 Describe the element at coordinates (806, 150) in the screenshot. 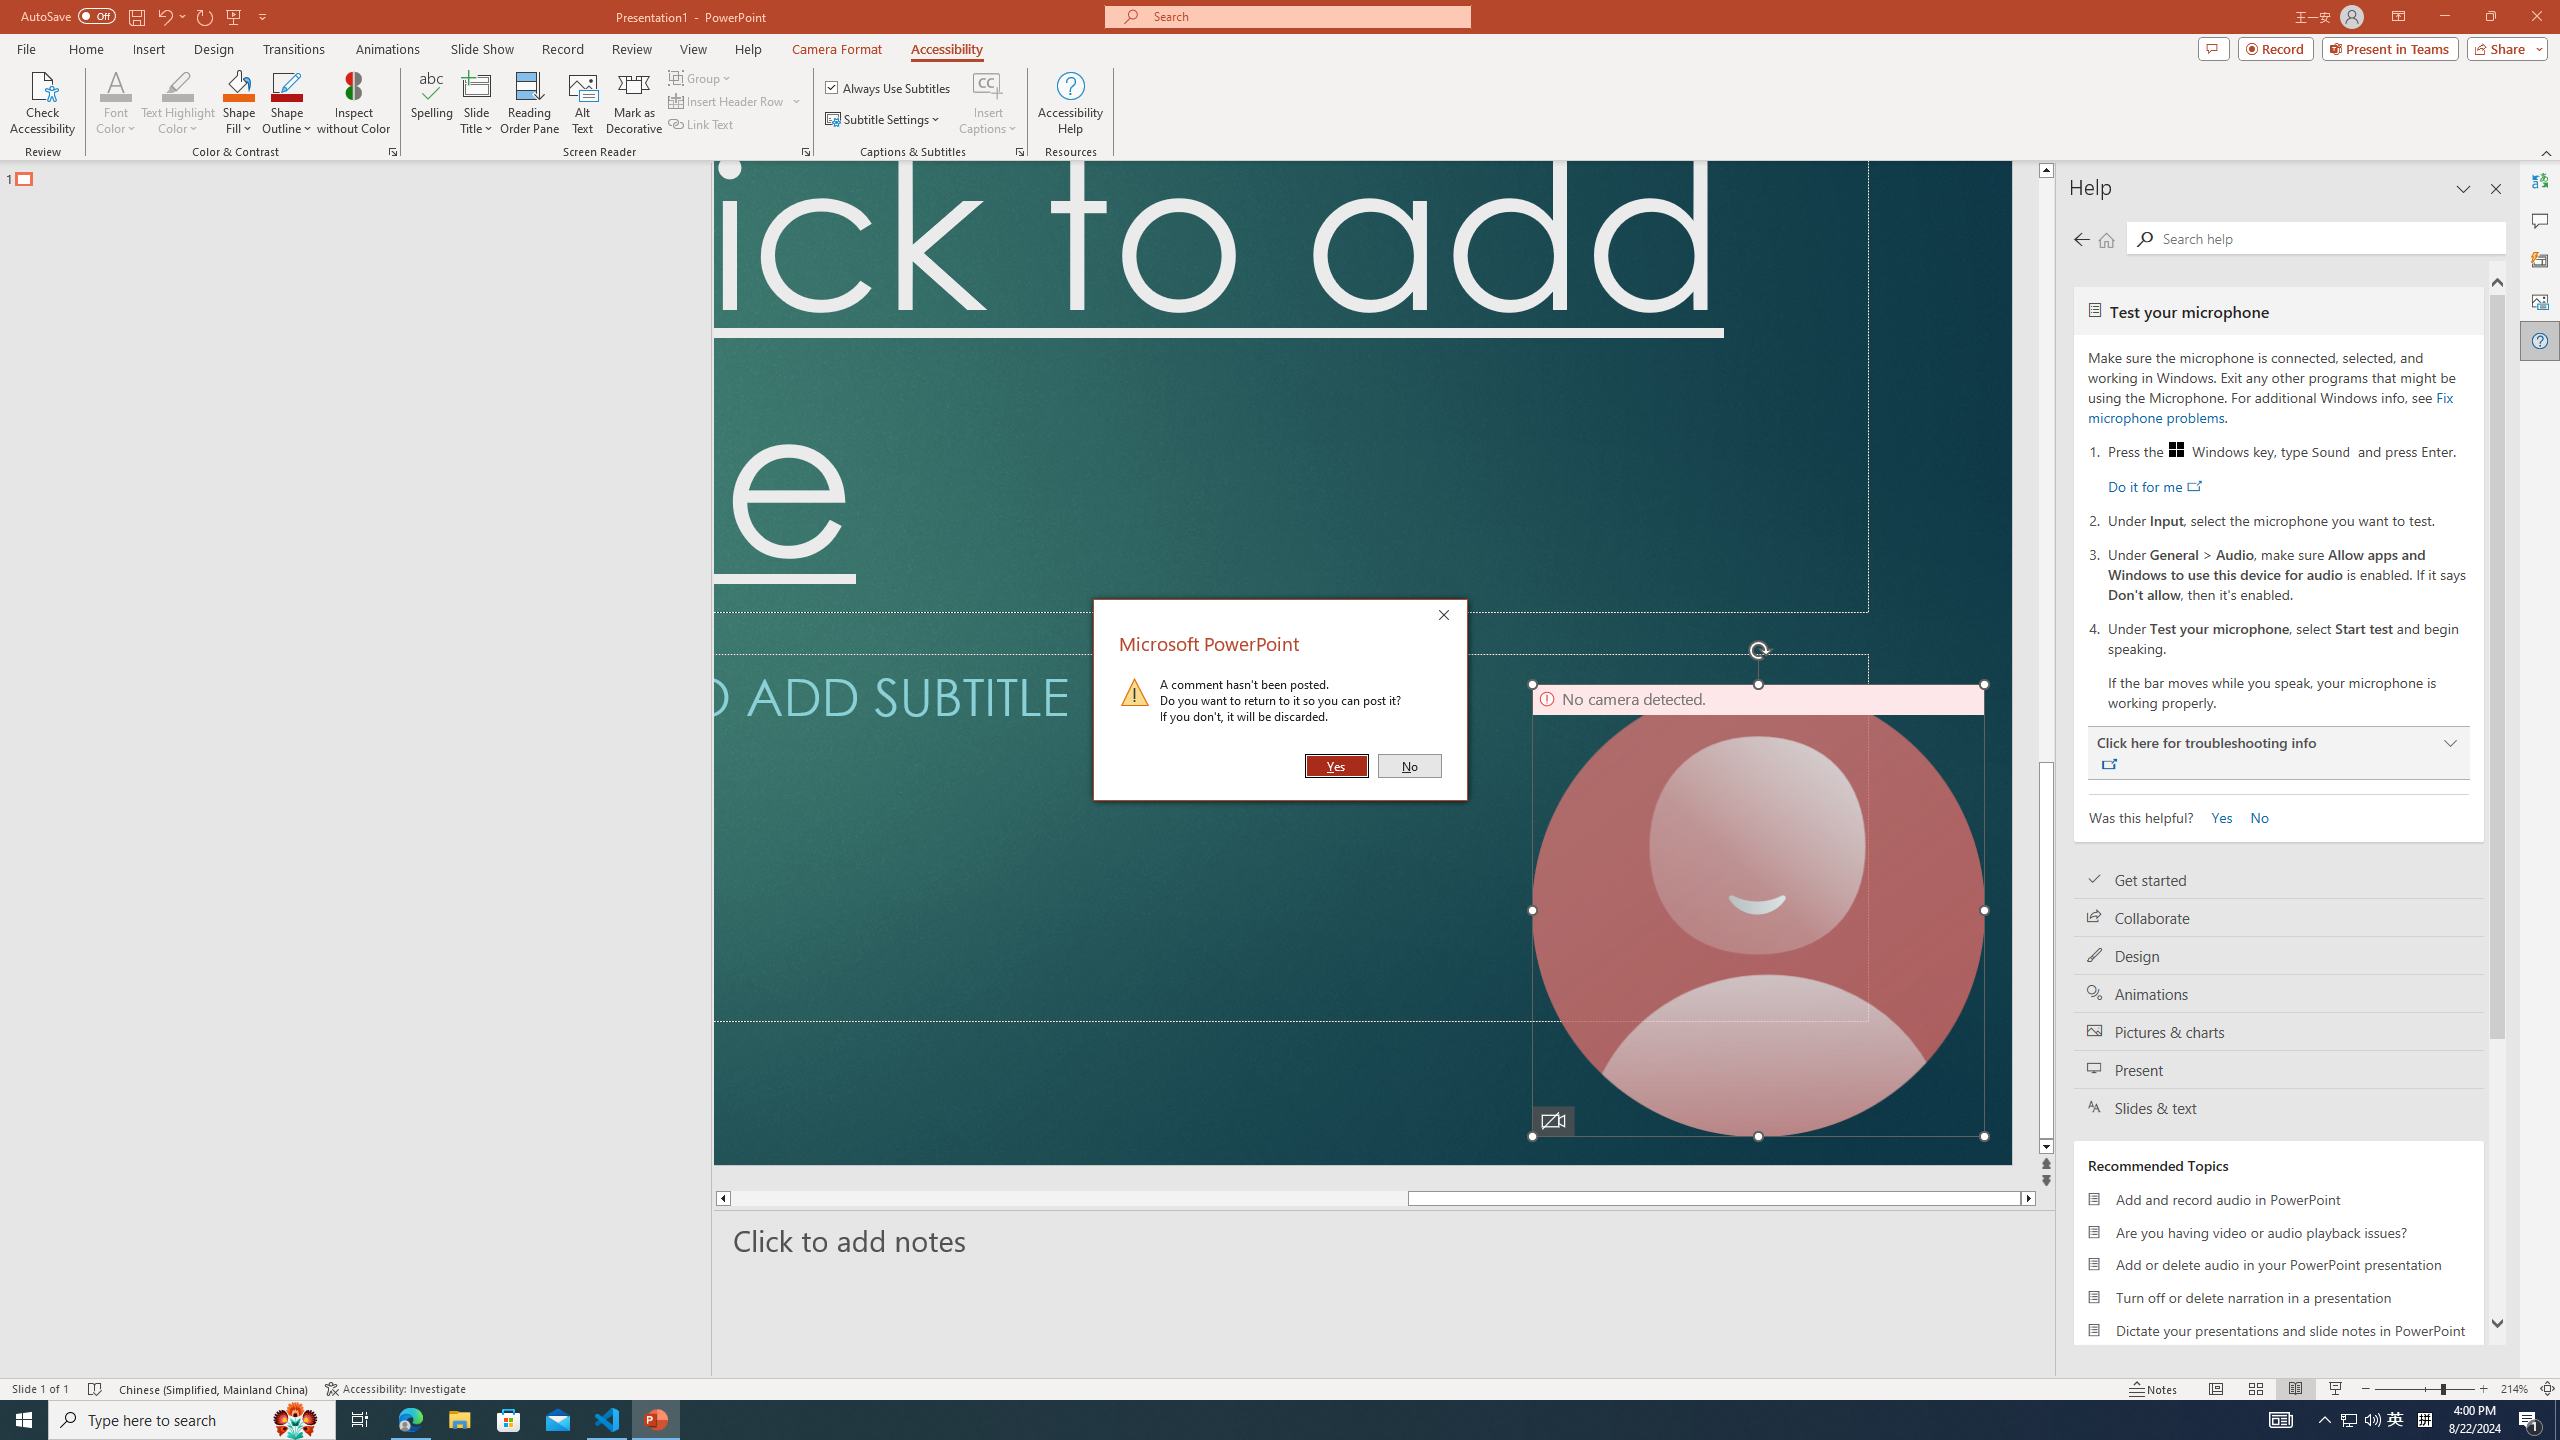

I see `'Screen Reader'` at that location.